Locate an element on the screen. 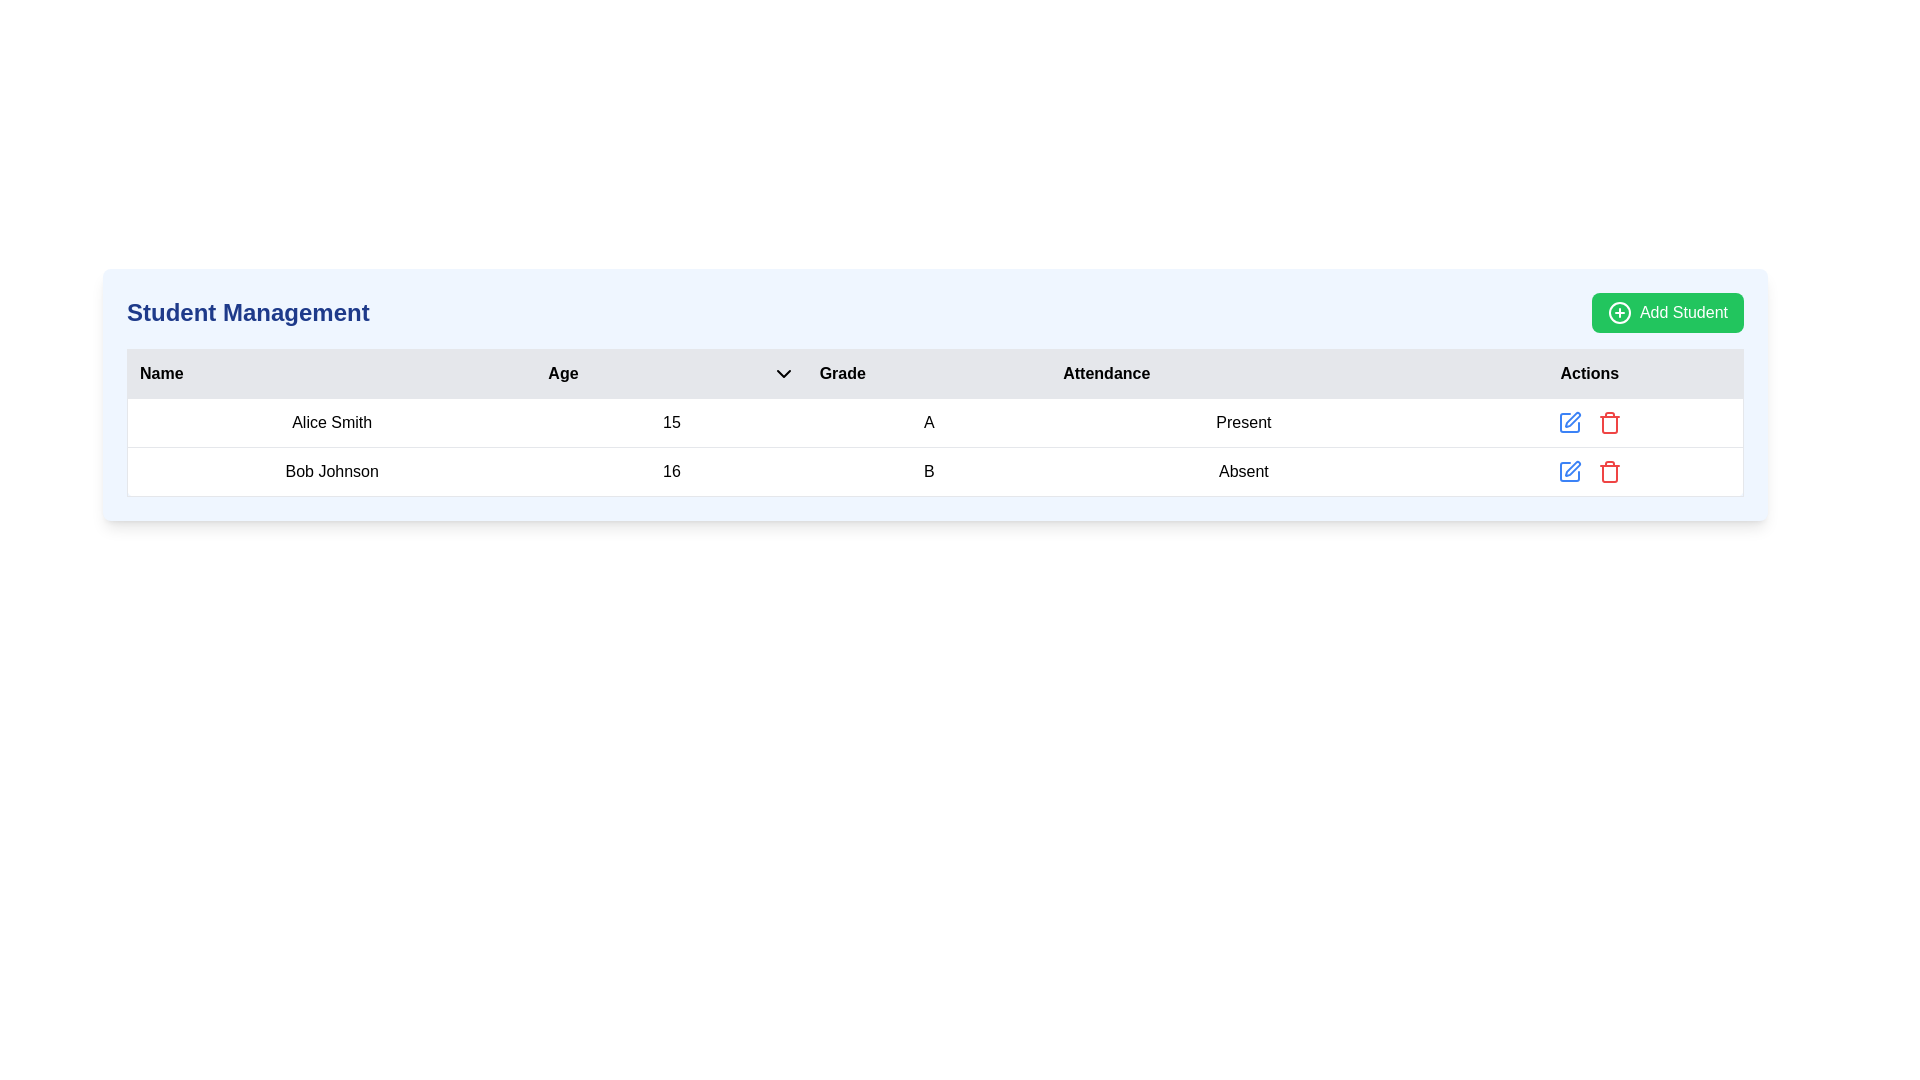 Image resolution: width=1920 pixels, height=1080 pixels. the text label displaying the name 'Bob Johnson', located in the first cell of the student table under the 'Name' column is located at coordinates (331, 471).